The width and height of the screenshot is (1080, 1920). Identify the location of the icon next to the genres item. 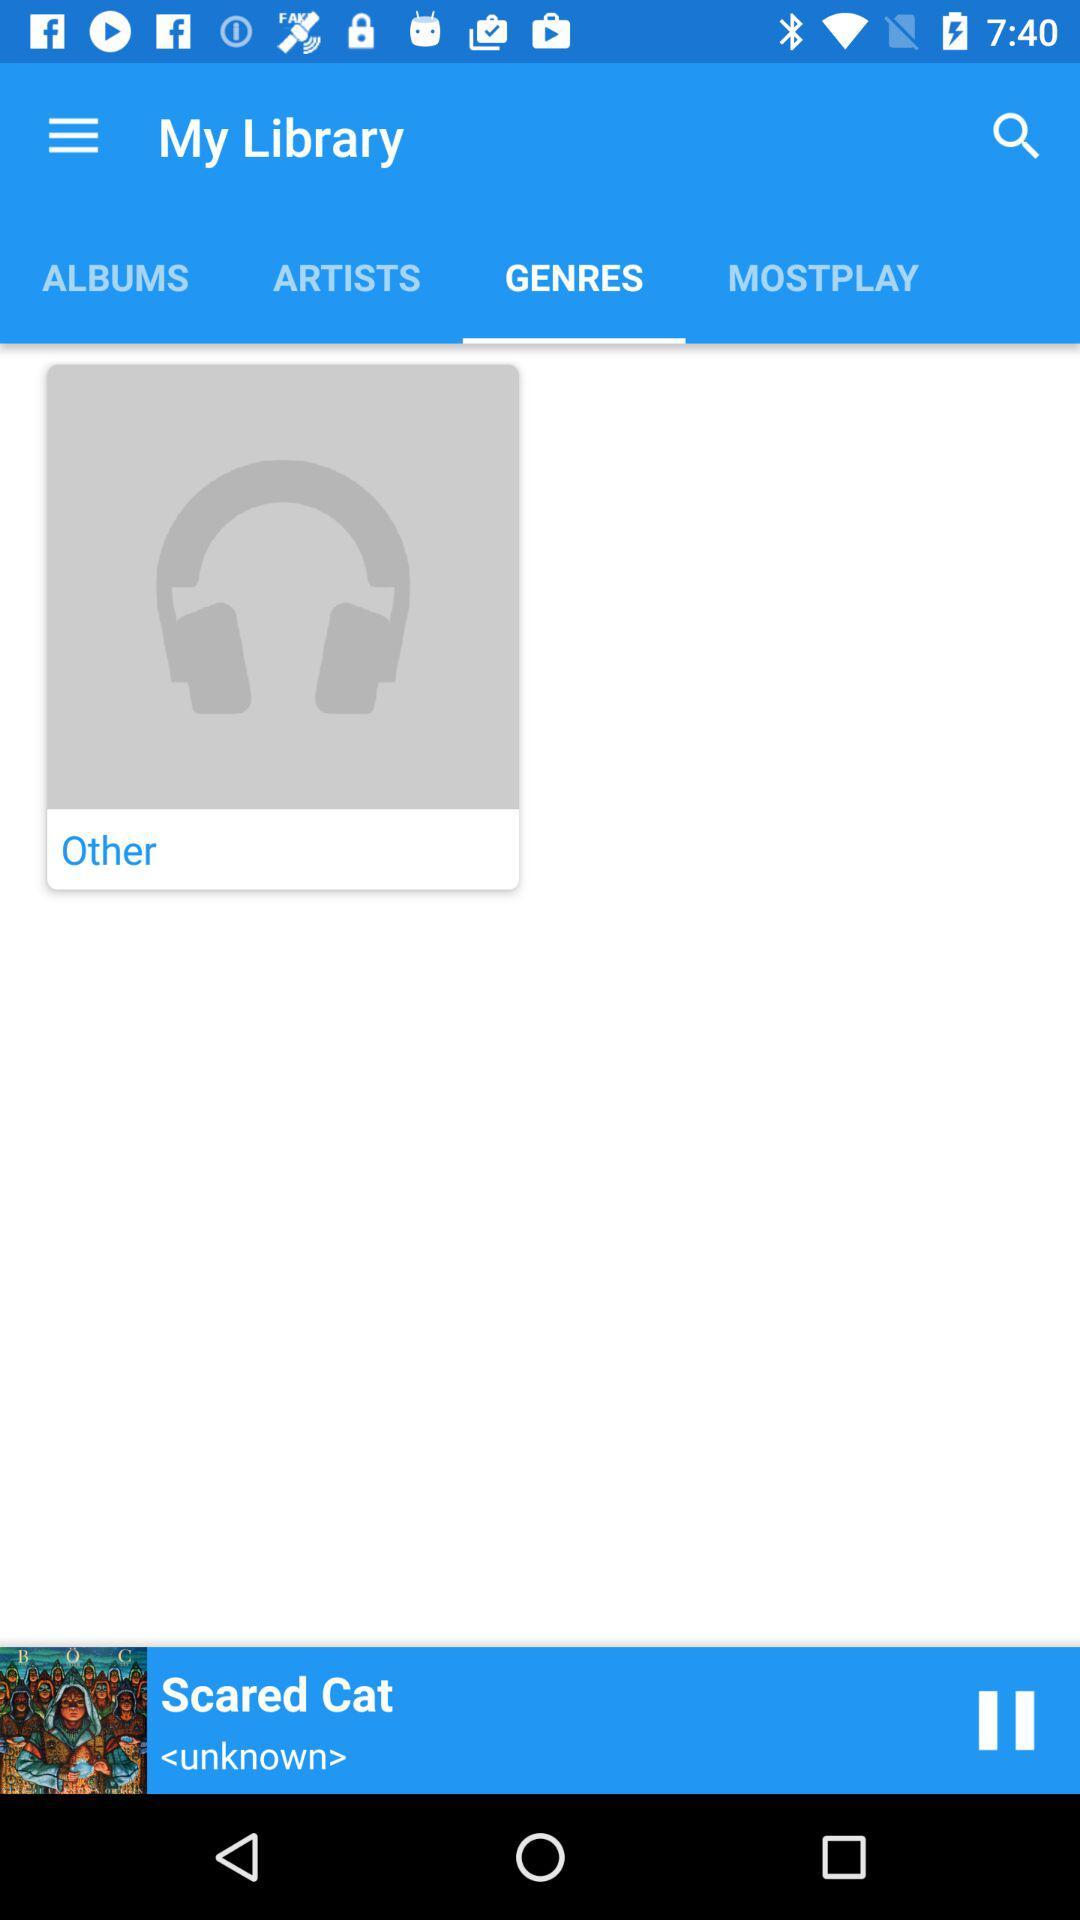
(345, 275).